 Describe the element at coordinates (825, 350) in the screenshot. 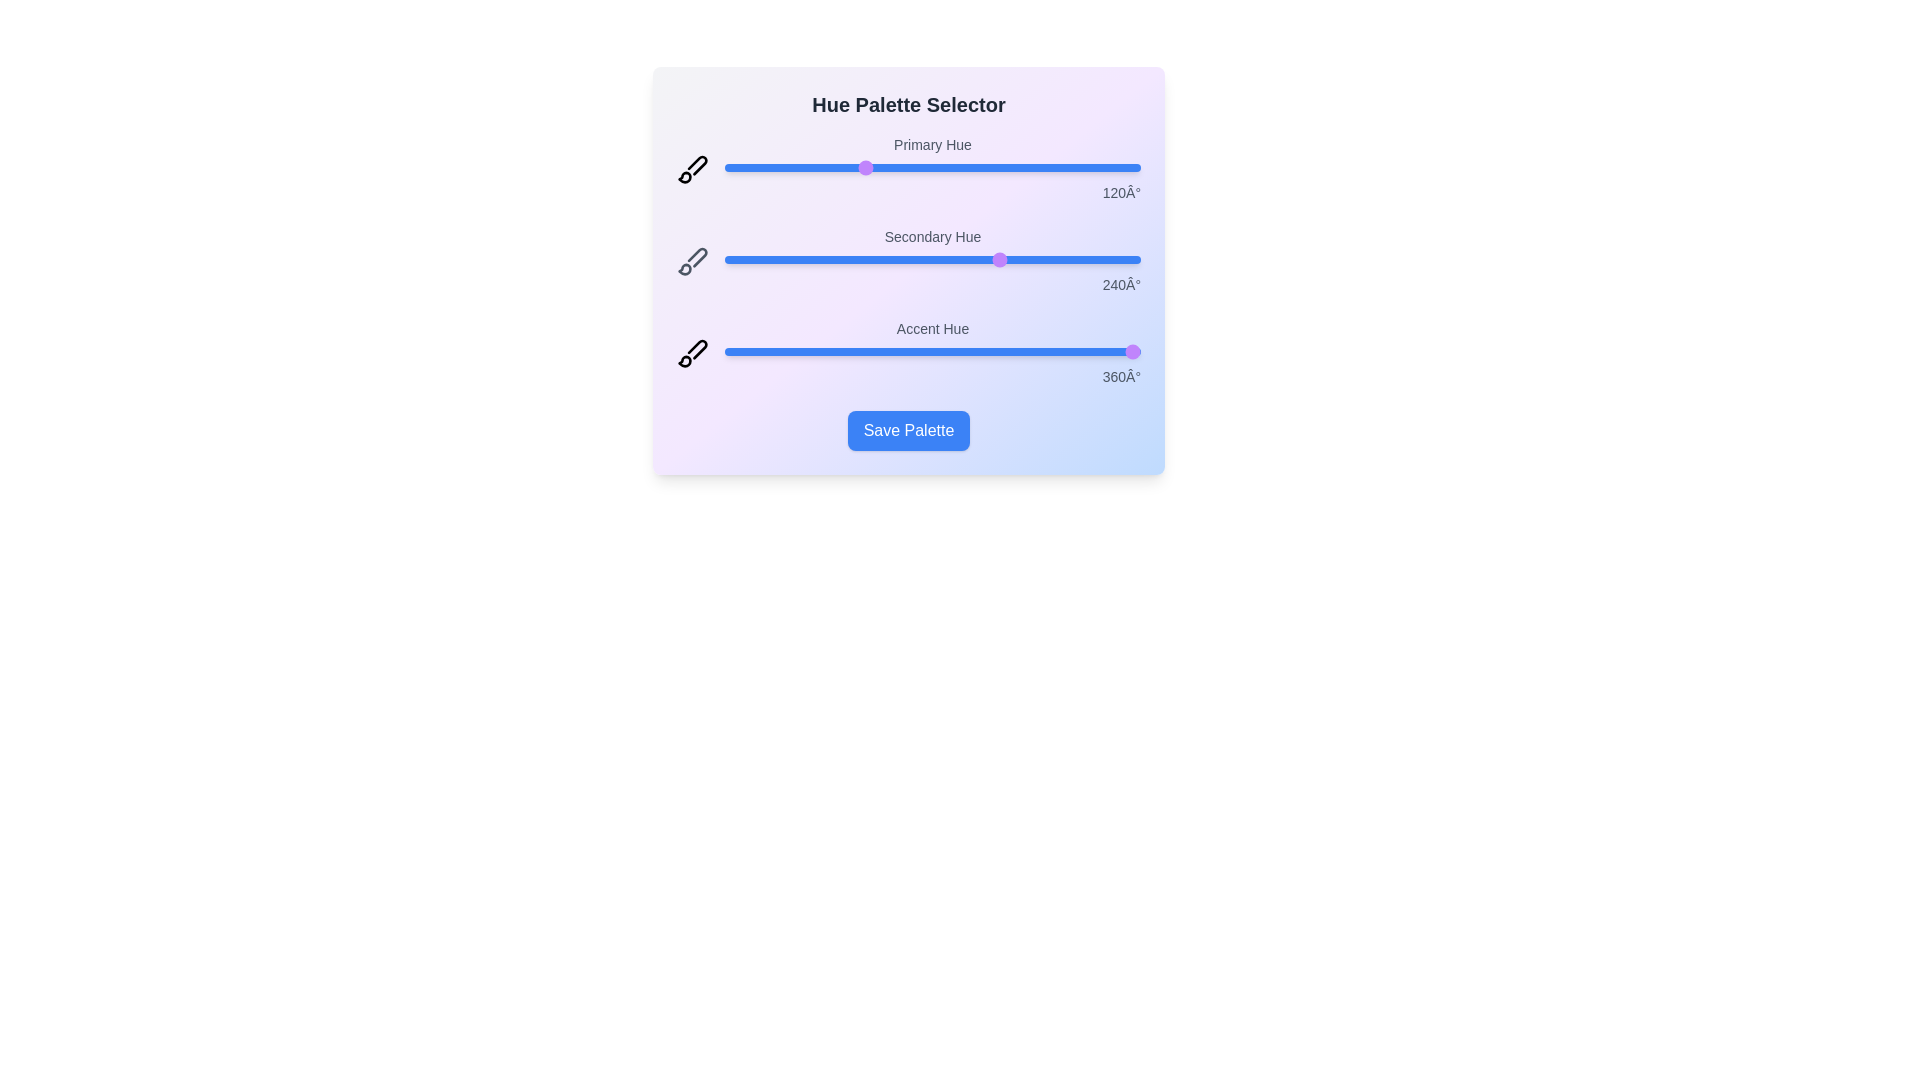

I see `the 'Accent Hue' slider to 87 degrees` at that location.